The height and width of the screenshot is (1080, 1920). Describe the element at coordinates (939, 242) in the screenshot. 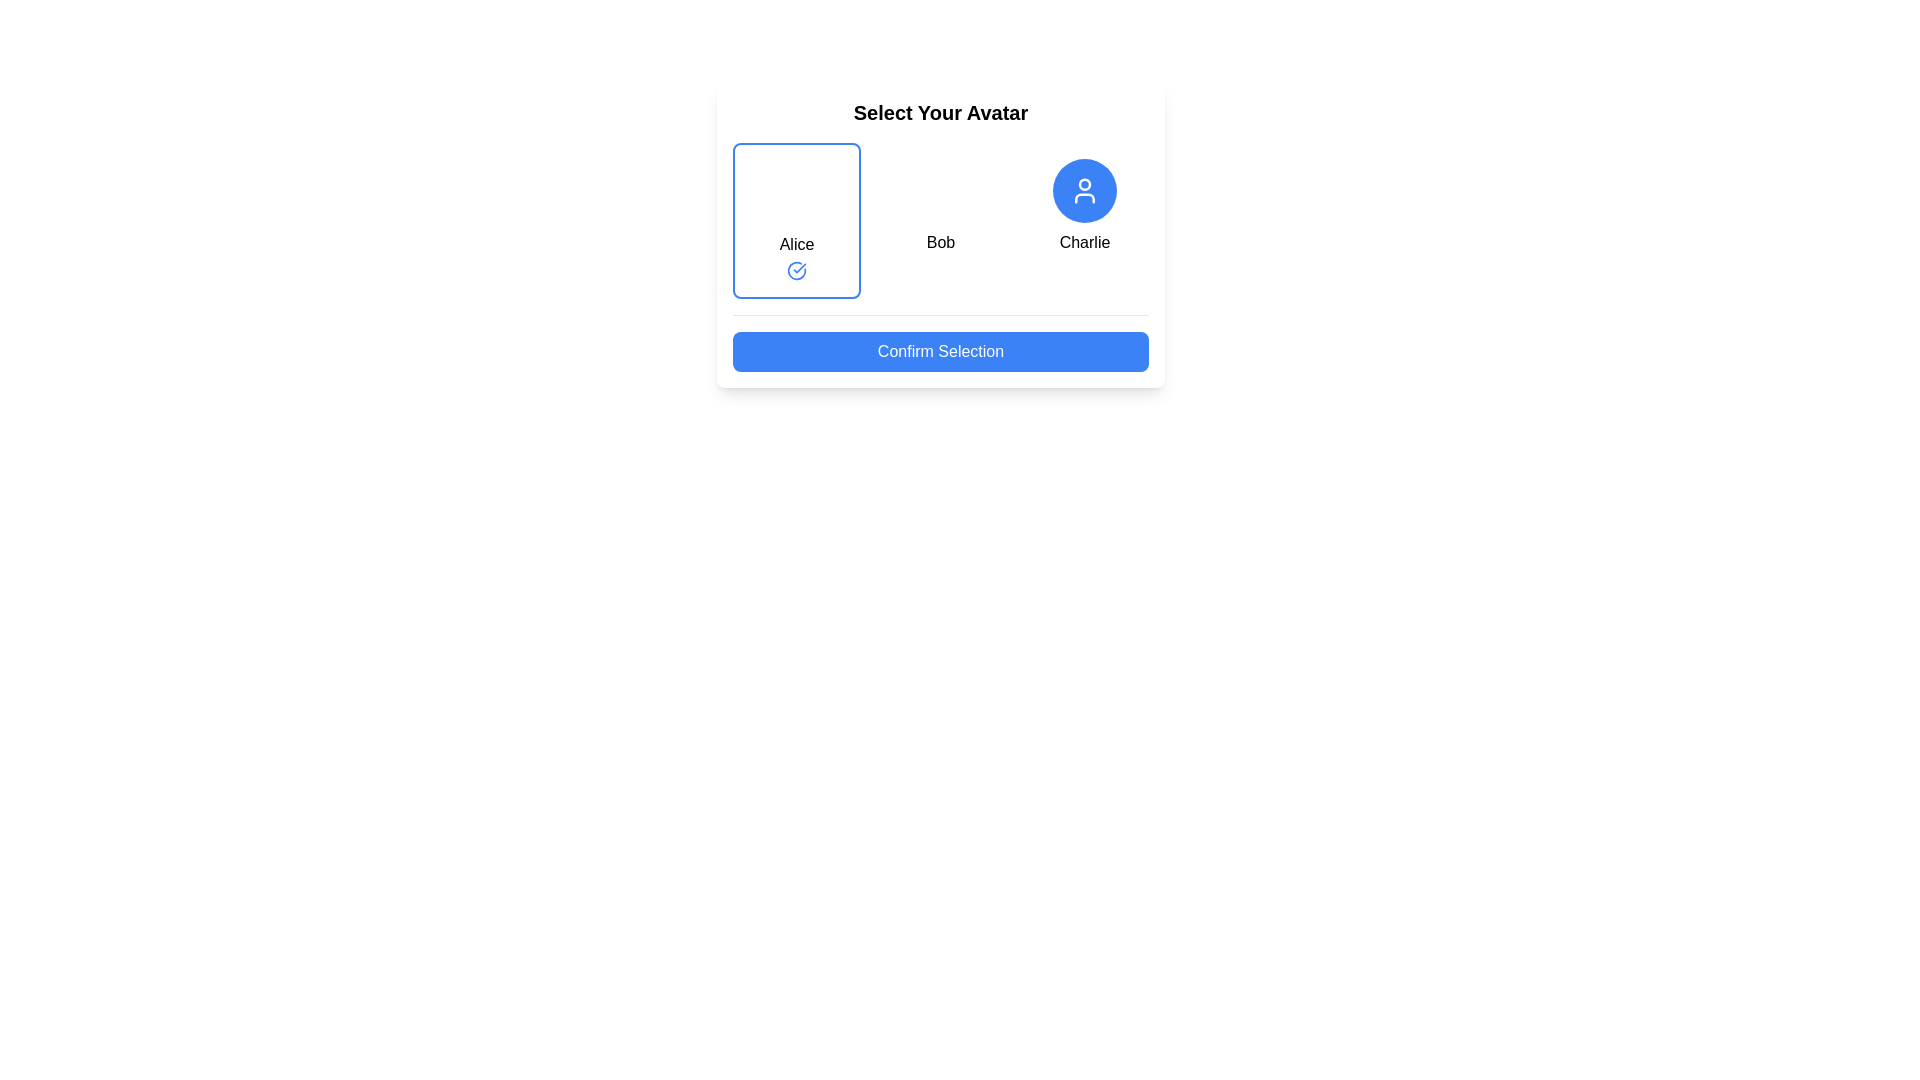

I see `the text label displaying the name 'Bob', which identifies the specific avatar option associated with it, located in the middle among three selection options` at that location.